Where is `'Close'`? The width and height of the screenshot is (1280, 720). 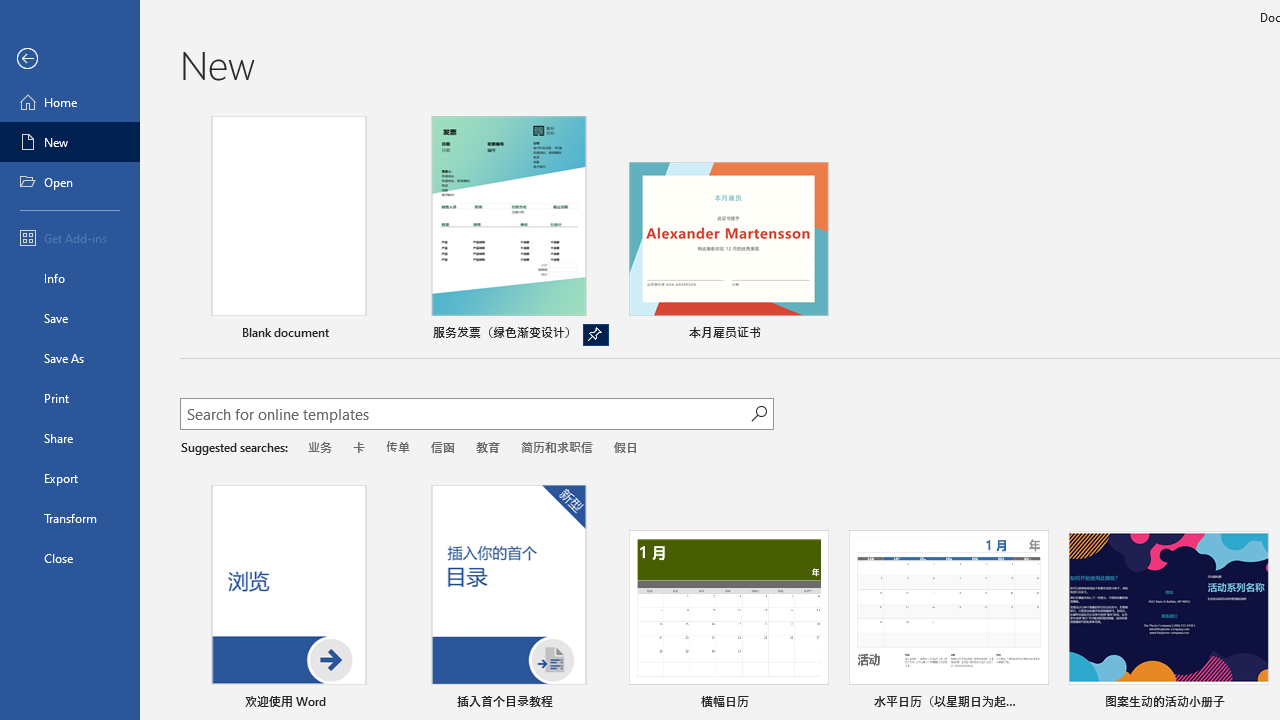
'Close' is located at coordinates (69, 558).